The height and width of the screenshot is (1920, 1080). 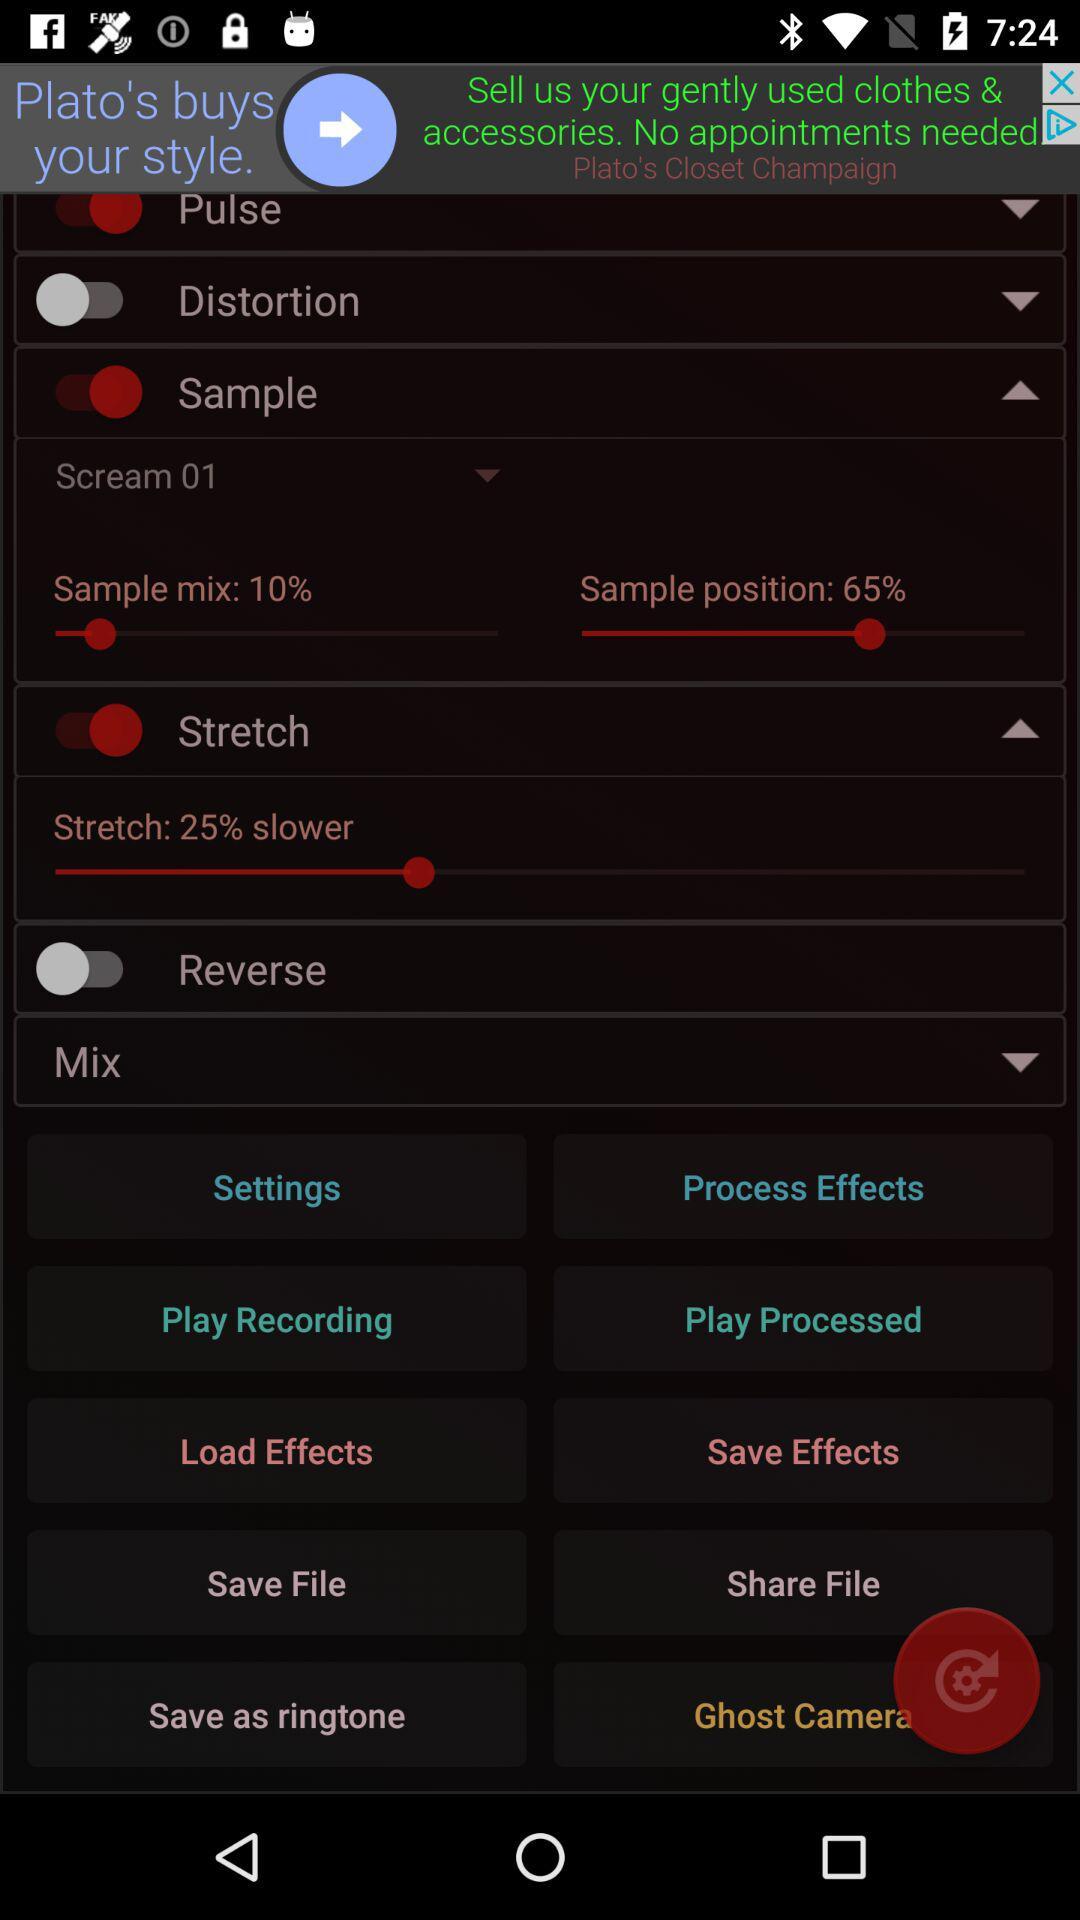 I want to click on stretch, so click(x=88, y=729).